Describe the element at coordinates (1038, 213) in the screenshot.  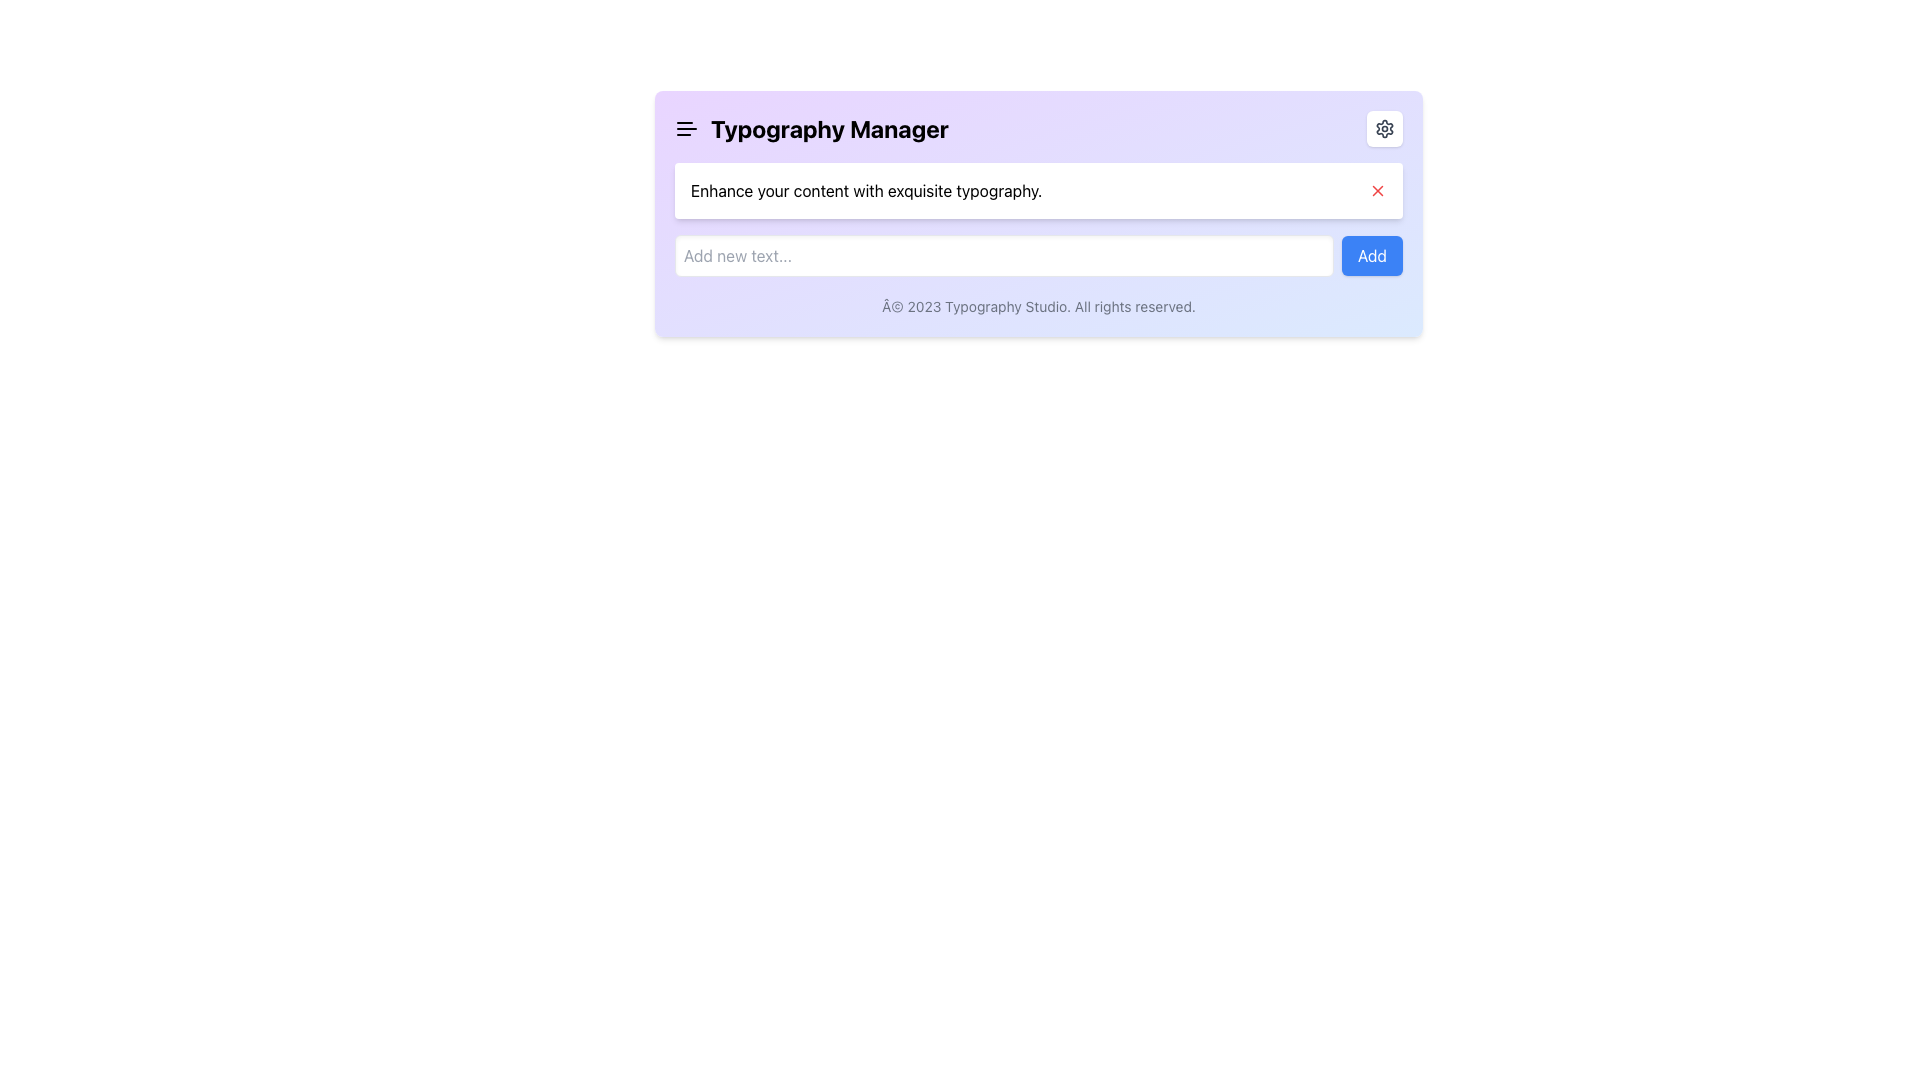
I see `the central interface element for managing typography content, which includes a title, interactive input field, and a button` at that location.